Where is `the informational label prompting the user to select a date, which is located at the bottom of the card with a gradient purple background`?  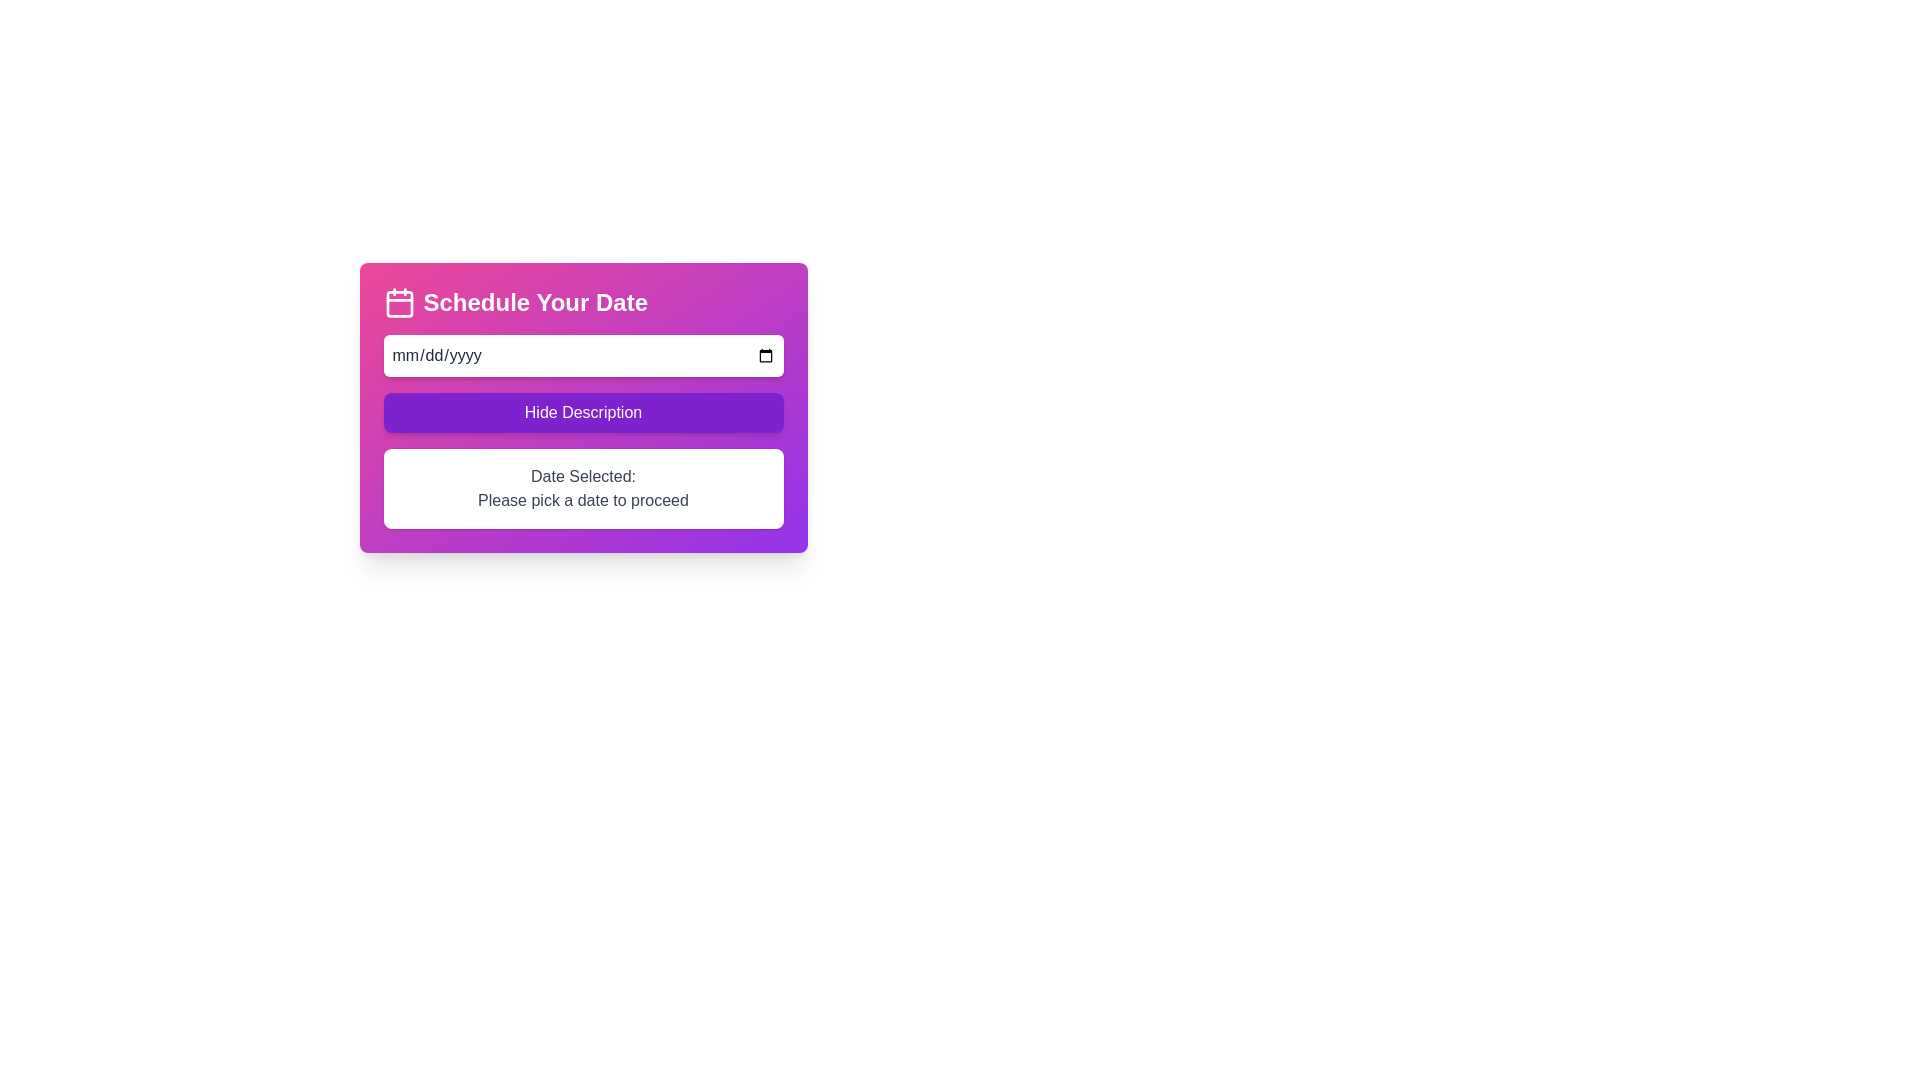
the informational label prompting the user to select a date, which is located at the bottom of the card with a gradient purple background is located at coordinates (582, 489).